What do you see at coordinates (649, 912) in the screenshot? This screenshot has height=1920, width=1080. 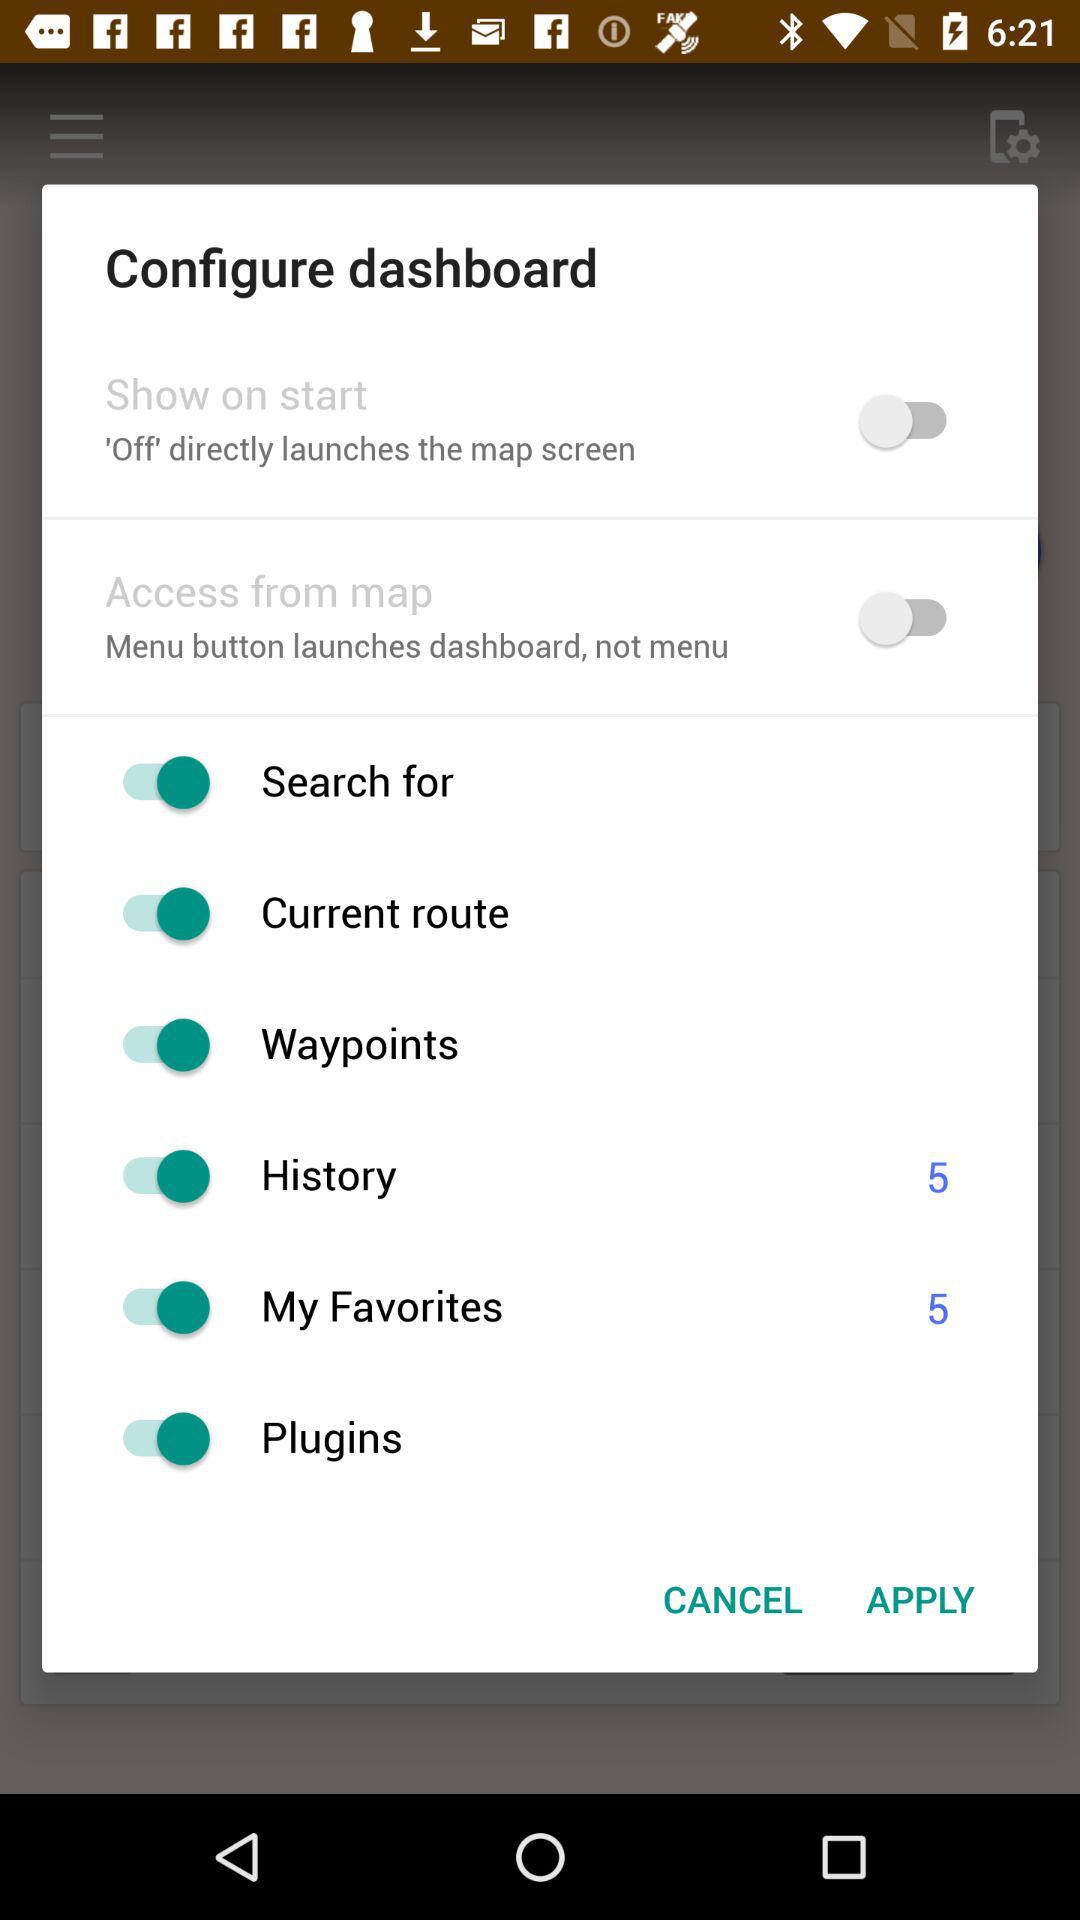 I see `item above the waypoints` at bounding box center [649, 912].